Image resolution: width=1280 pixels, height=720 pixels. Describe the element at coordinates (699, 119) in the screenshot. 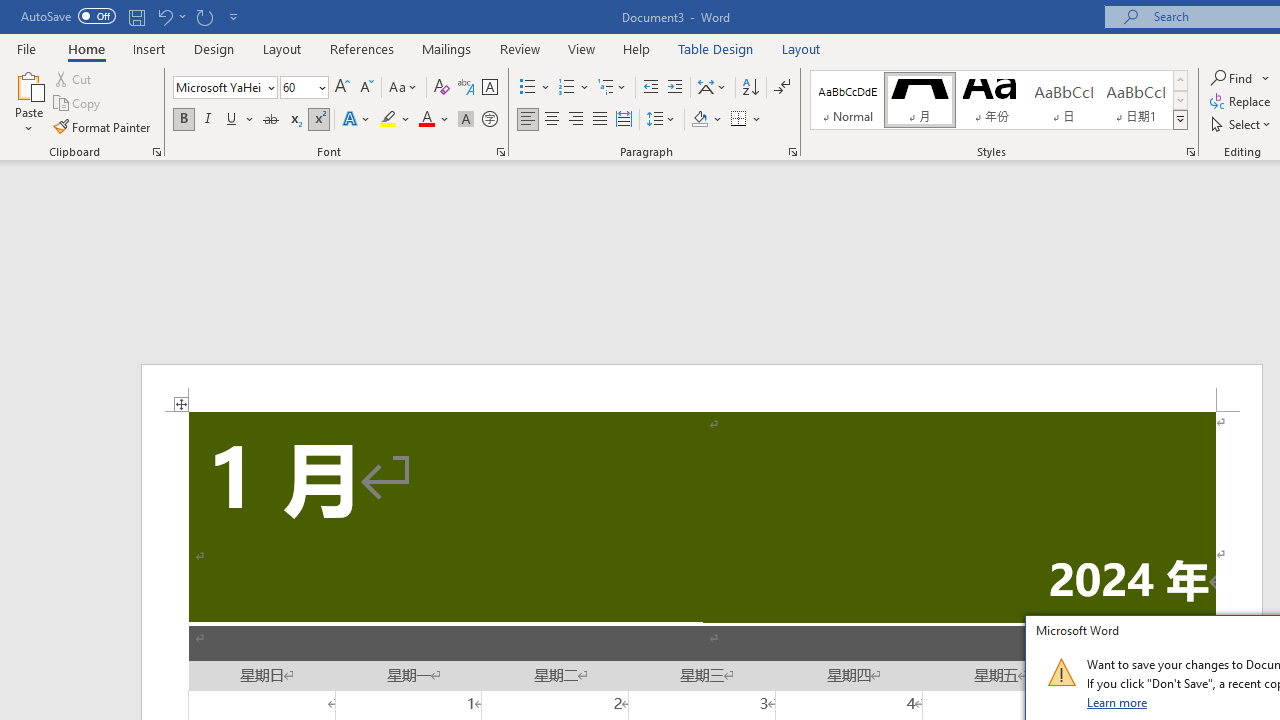

I see `'Shading RGB(0, 0, 0)'` at that location.